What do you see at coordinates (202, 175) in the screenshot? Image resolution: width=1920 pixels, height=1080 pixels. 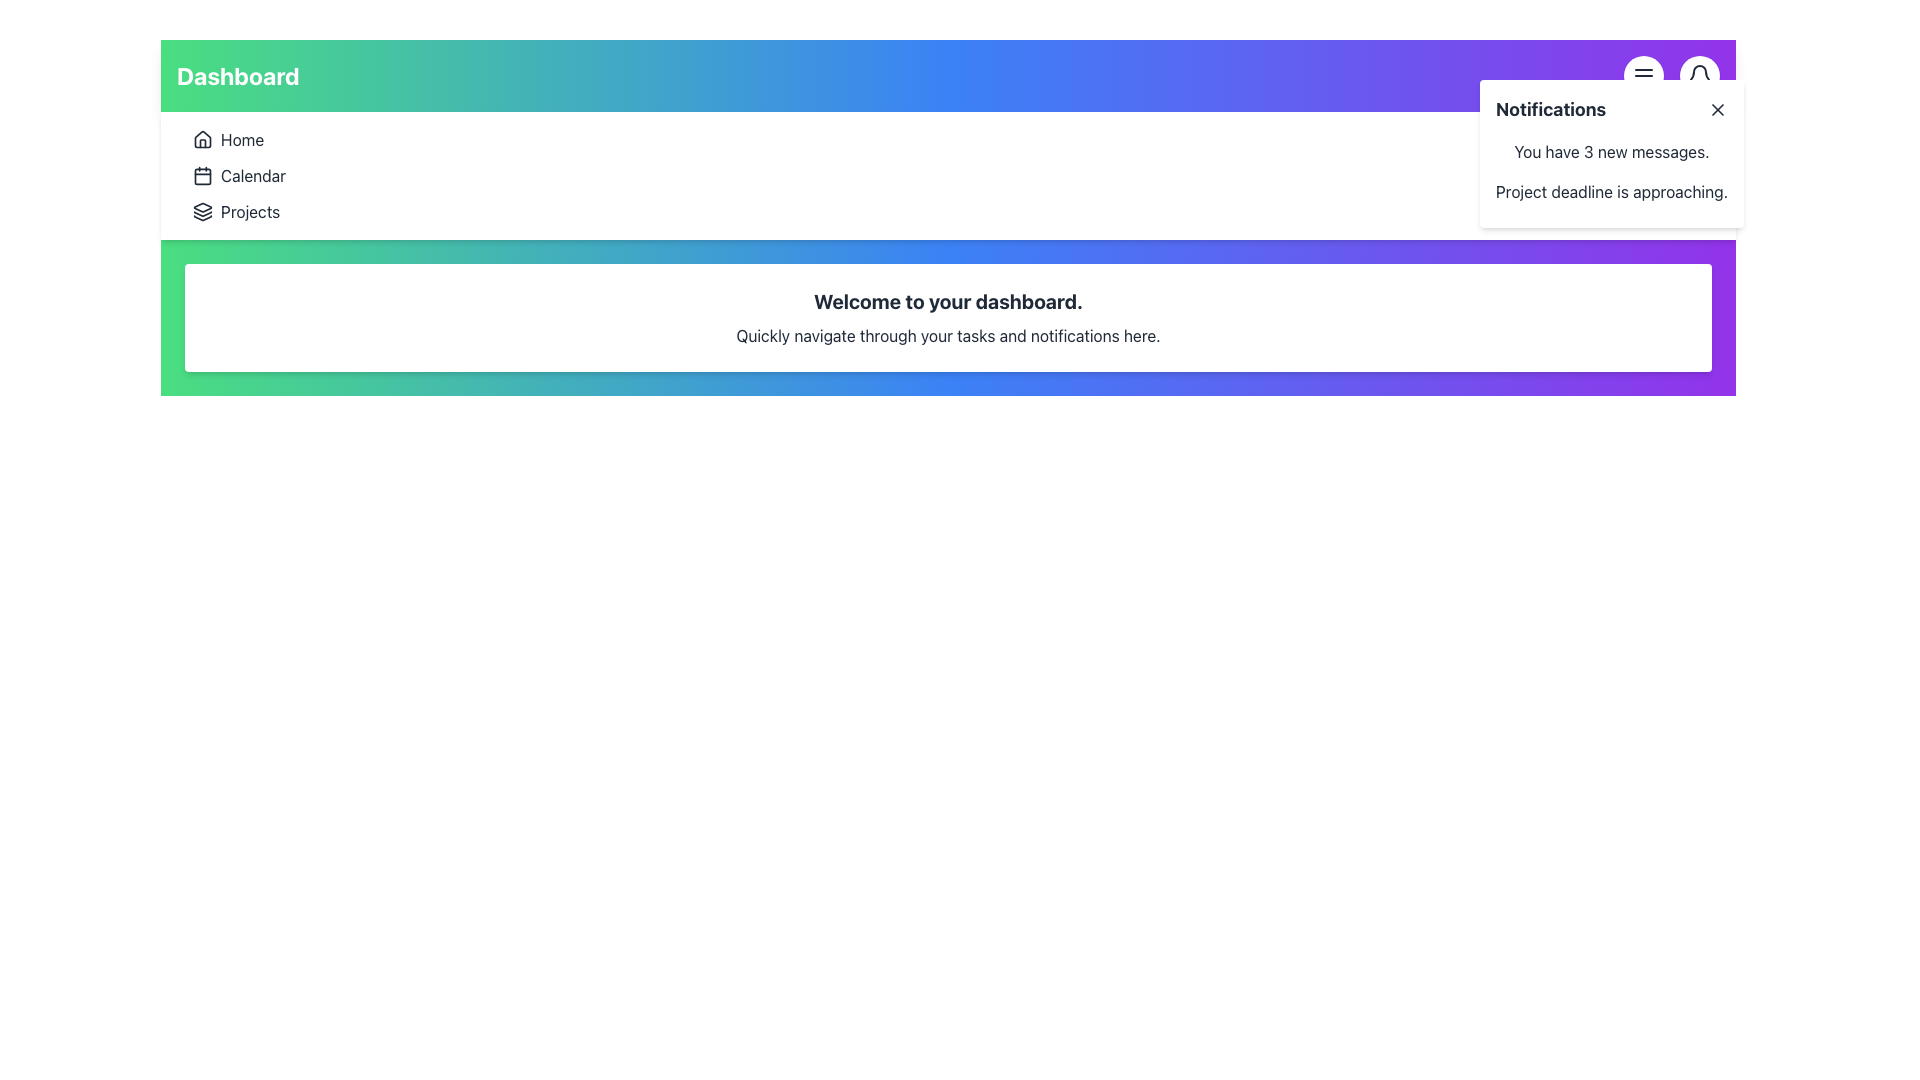 I see `the rectangular component within the calendar icon located in the second item from the top of the list on the sidebar` at bounding box center [202, 175].